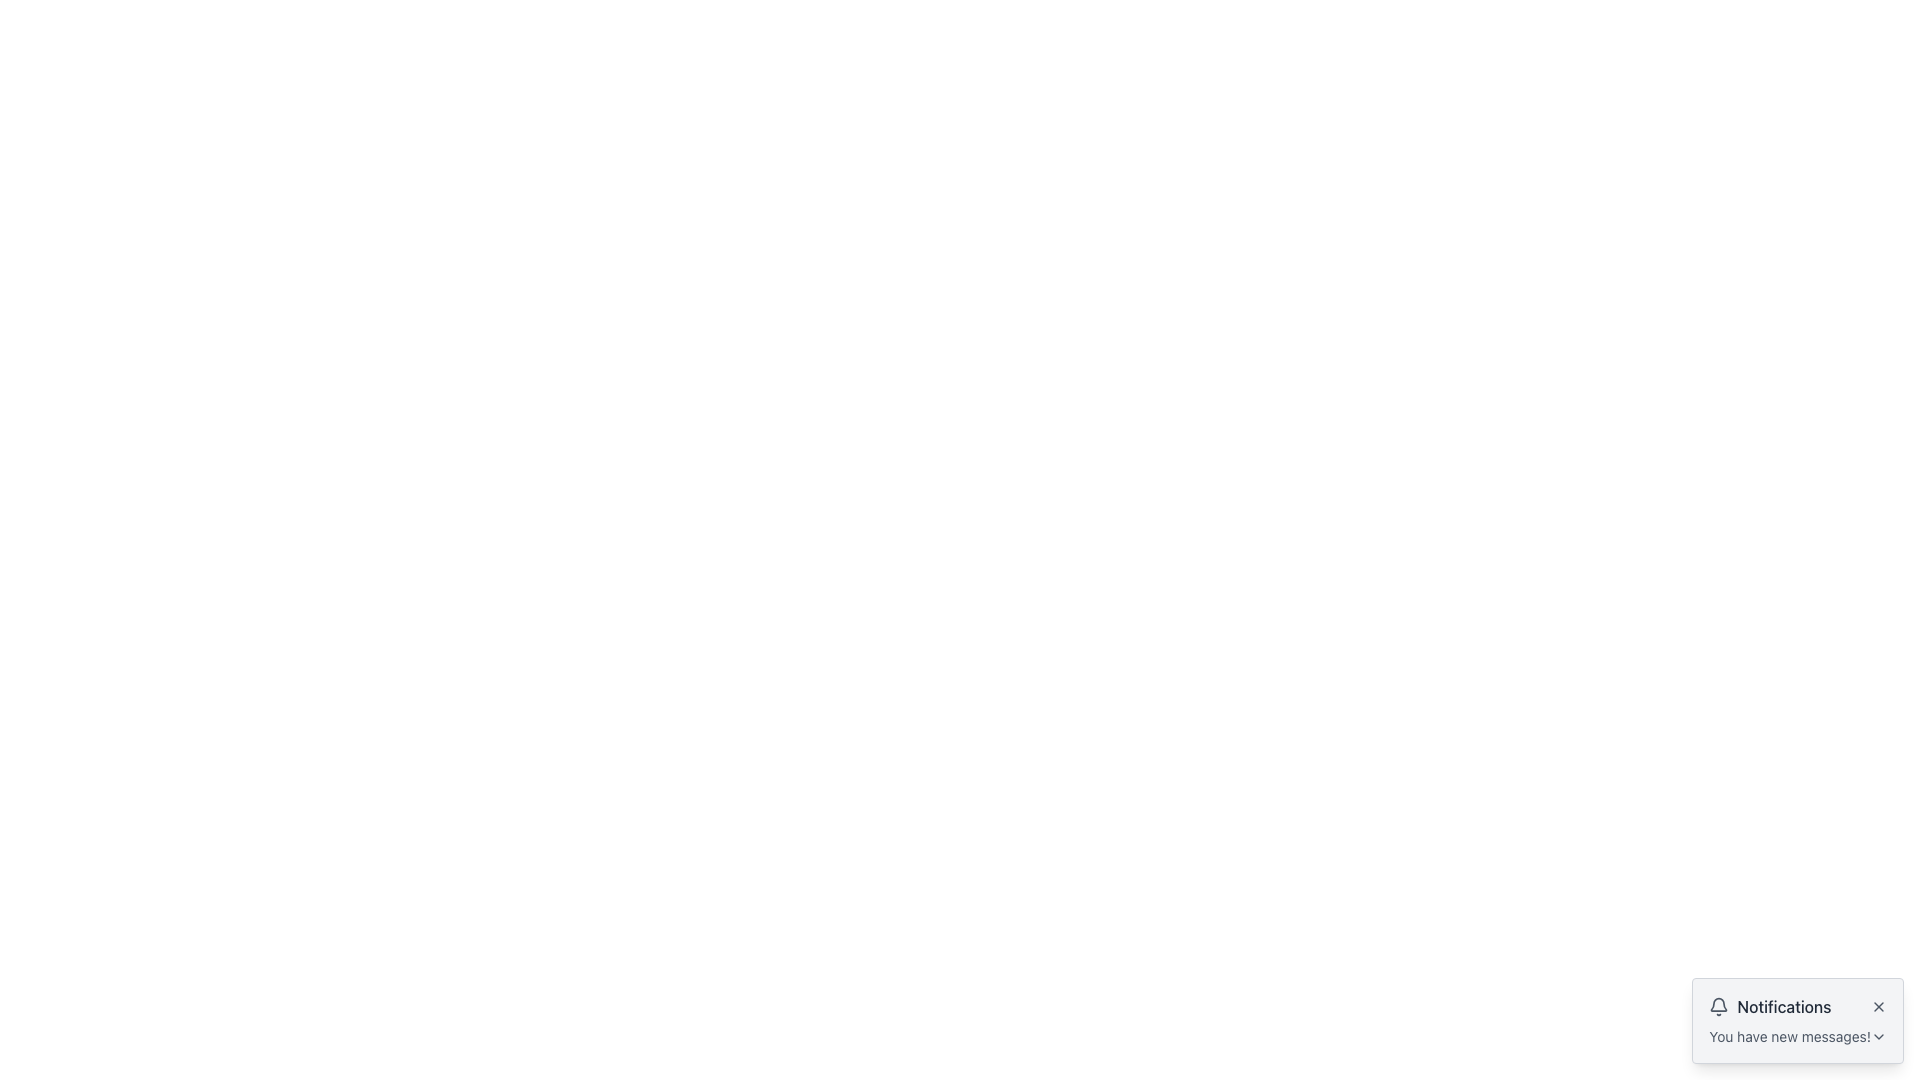 Image resolution: width=1920 pixels, height=1080 pixels. I want to click on the small circular 'X' button in the notification panel header, so click(1877, 1006).